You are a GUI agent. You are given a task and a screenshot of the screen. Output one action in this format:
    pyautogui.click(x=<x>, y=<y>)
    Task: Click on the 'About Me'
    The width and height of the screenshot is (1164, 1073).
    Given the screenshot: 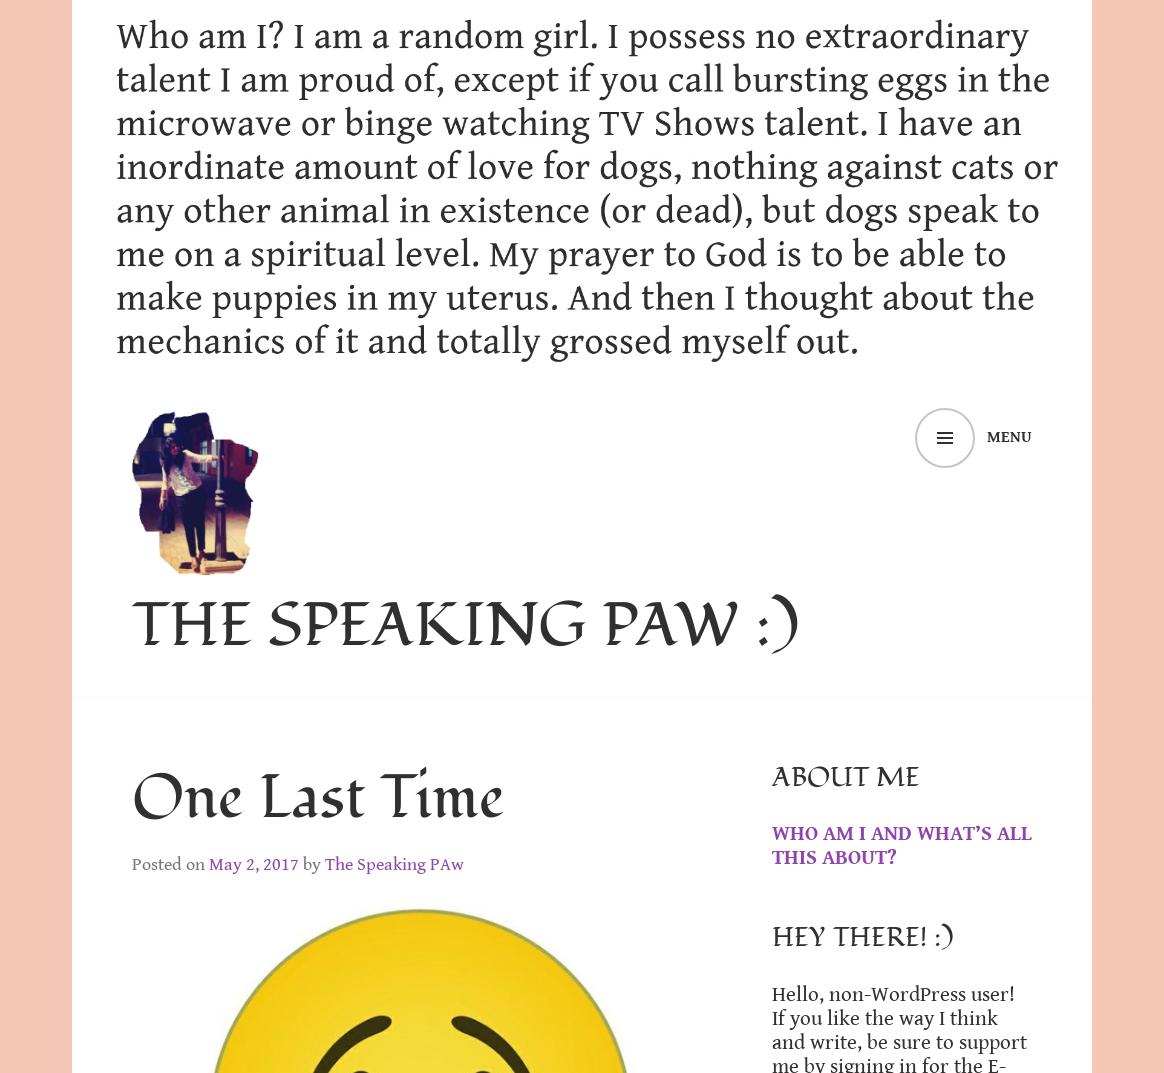 What is the action you would take?
    pyautogui.click(x=844, y=776)
    